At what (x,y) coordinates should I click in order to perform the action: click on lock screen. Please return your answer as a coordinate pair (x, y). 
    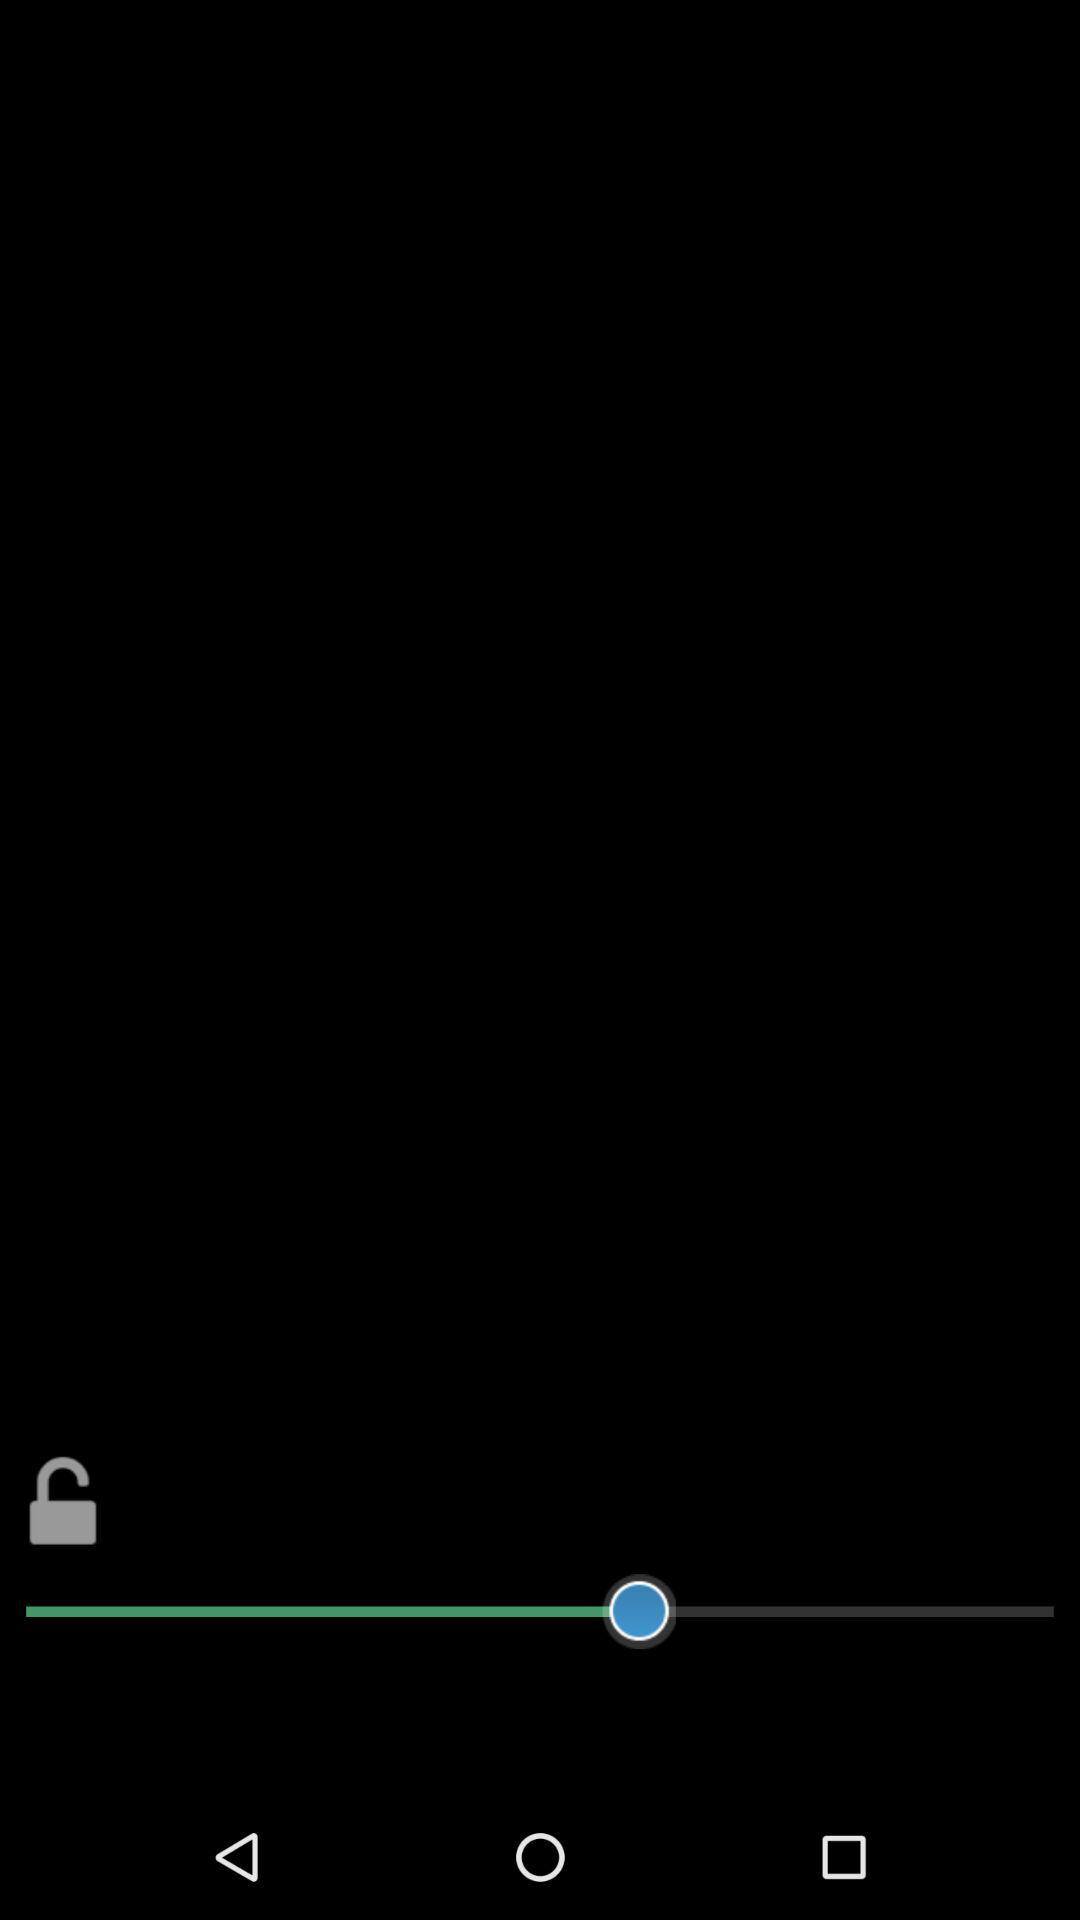
    Looking at the image, I should click on (62, 1500).